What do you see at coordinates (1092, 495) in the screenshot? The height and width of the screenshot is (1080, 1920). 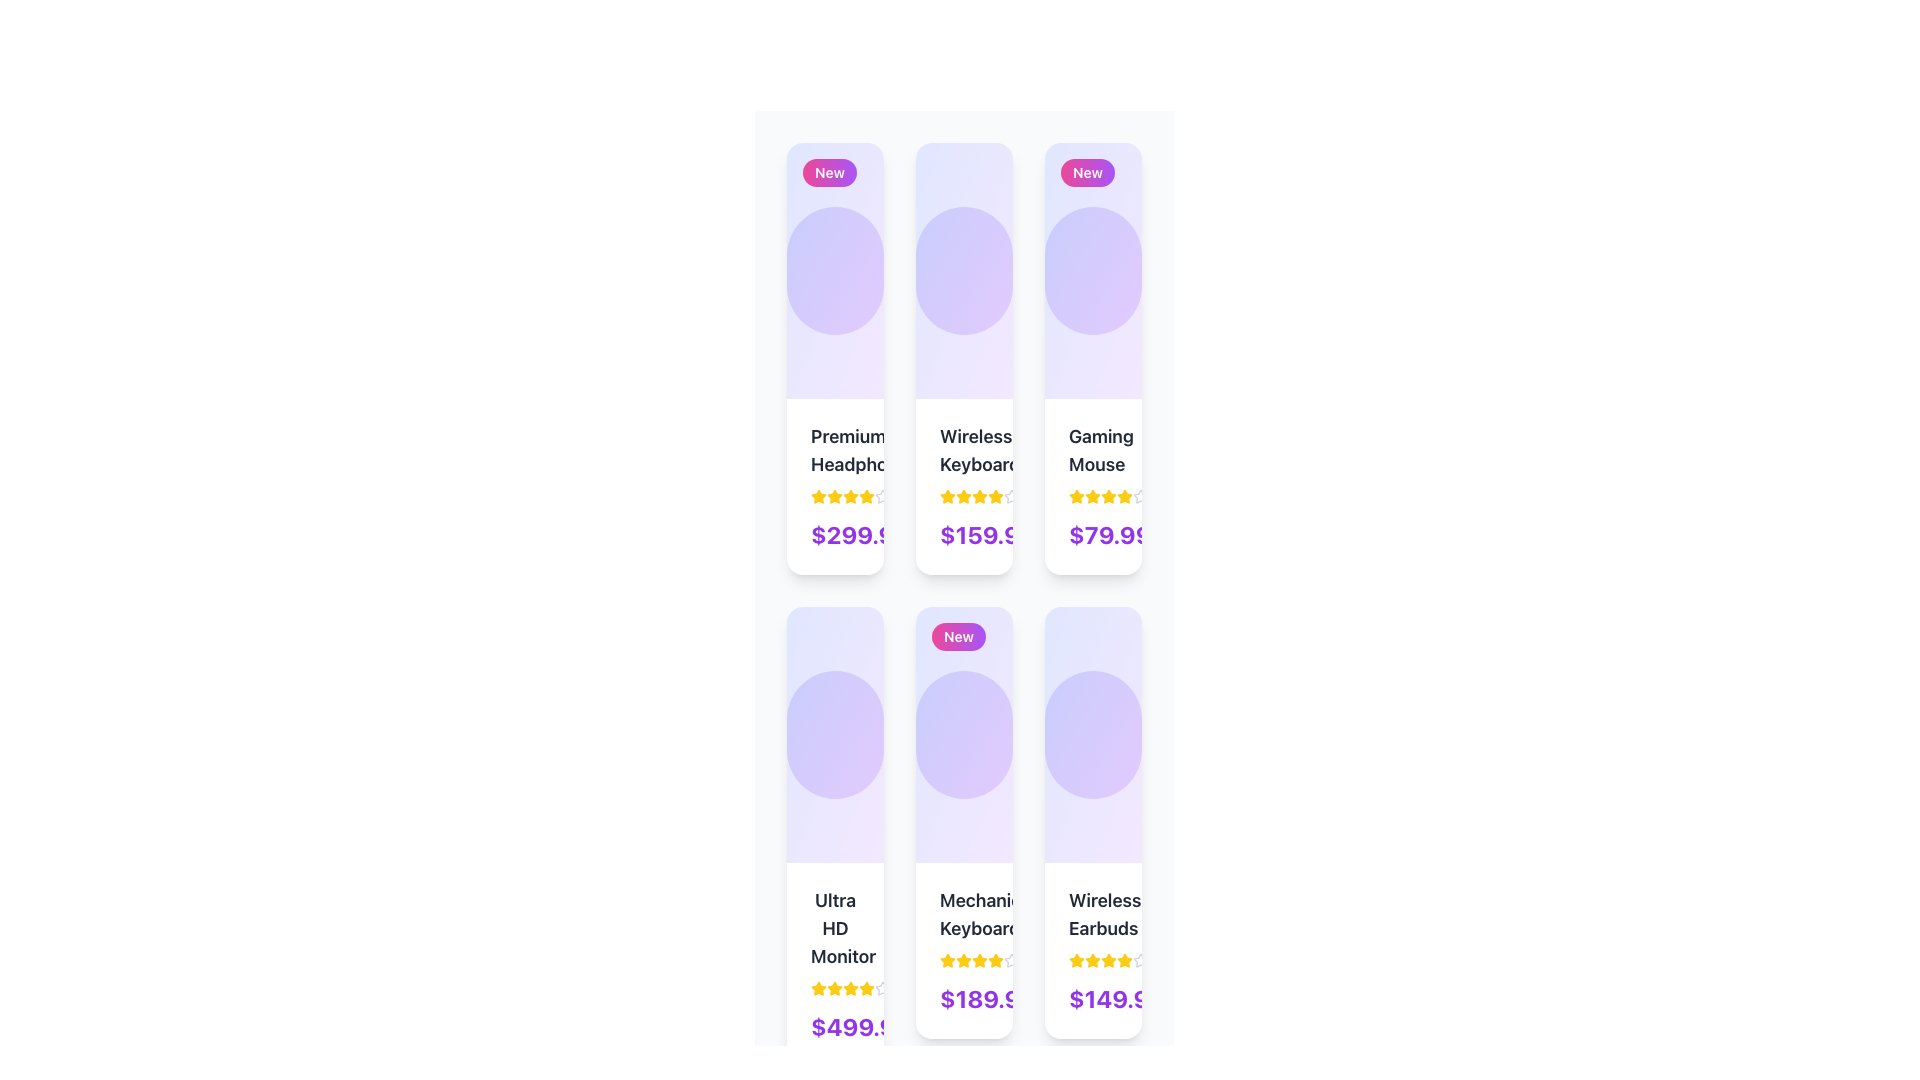 I see `the third gold-colored star in the rating system below the 'Gaming Mouse' product card to interact or change the rating` at bounding box center [1092, 495].